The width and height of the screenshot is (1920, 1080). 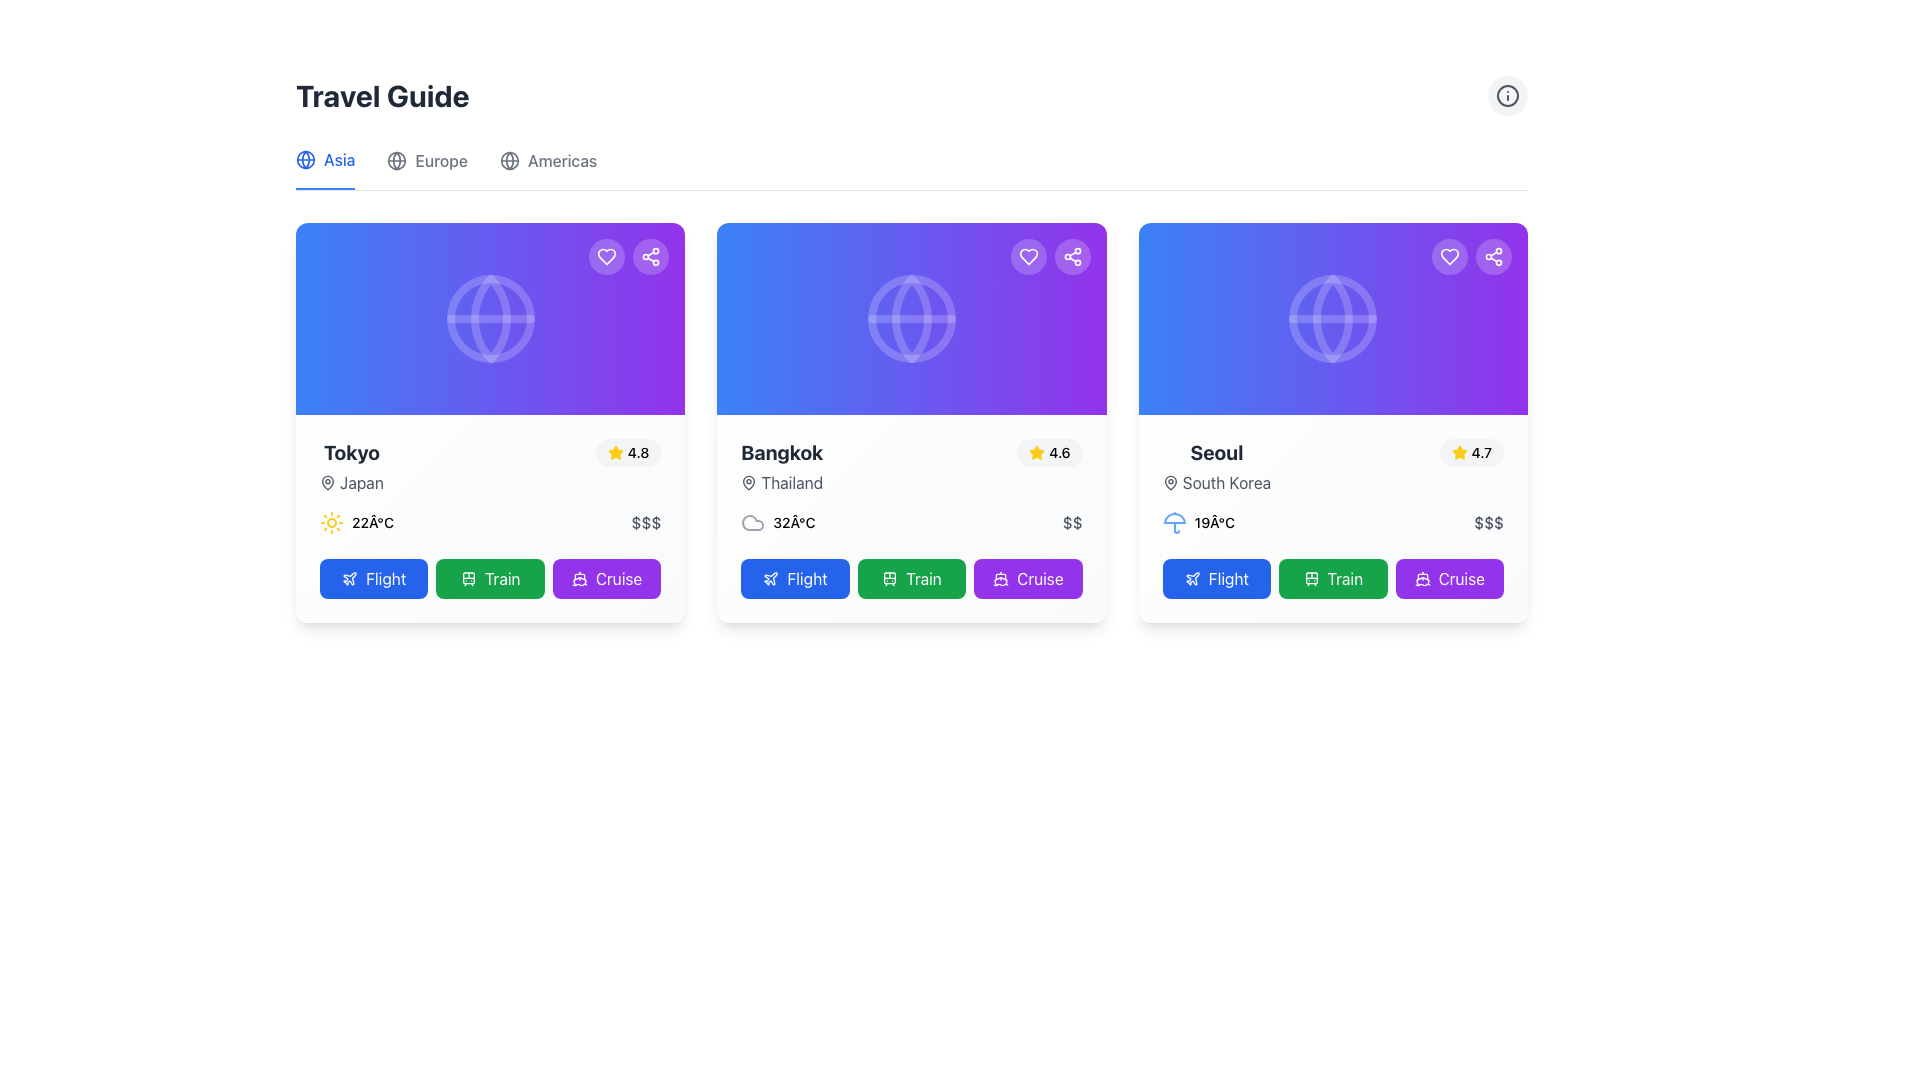 I want to click on the heart-shaped favorite icon located in the top-right corner of the Bangkok travel destination card to mark it as a favorite, so click(x=1028, y=256).